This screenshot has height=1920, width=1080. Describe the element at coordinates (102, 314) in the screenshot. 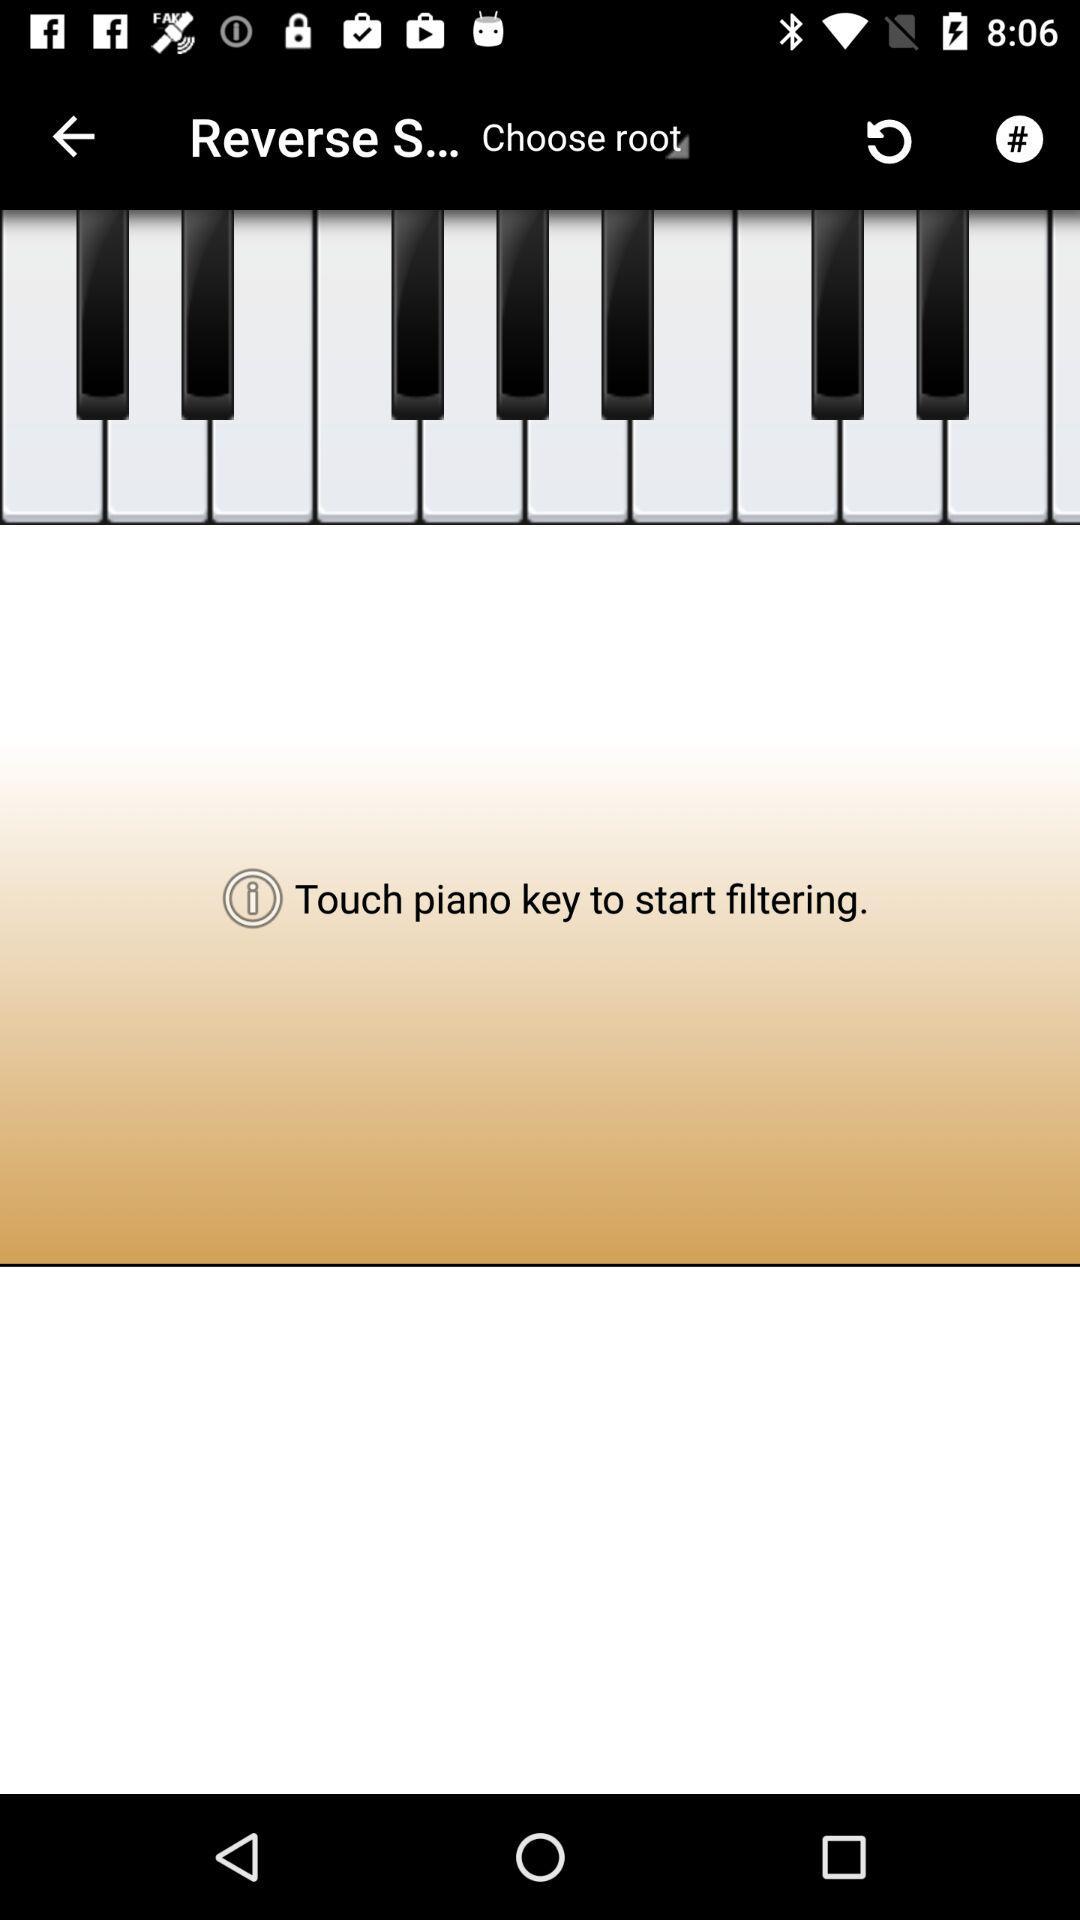

I see `piano key board touch left first key` at that location.